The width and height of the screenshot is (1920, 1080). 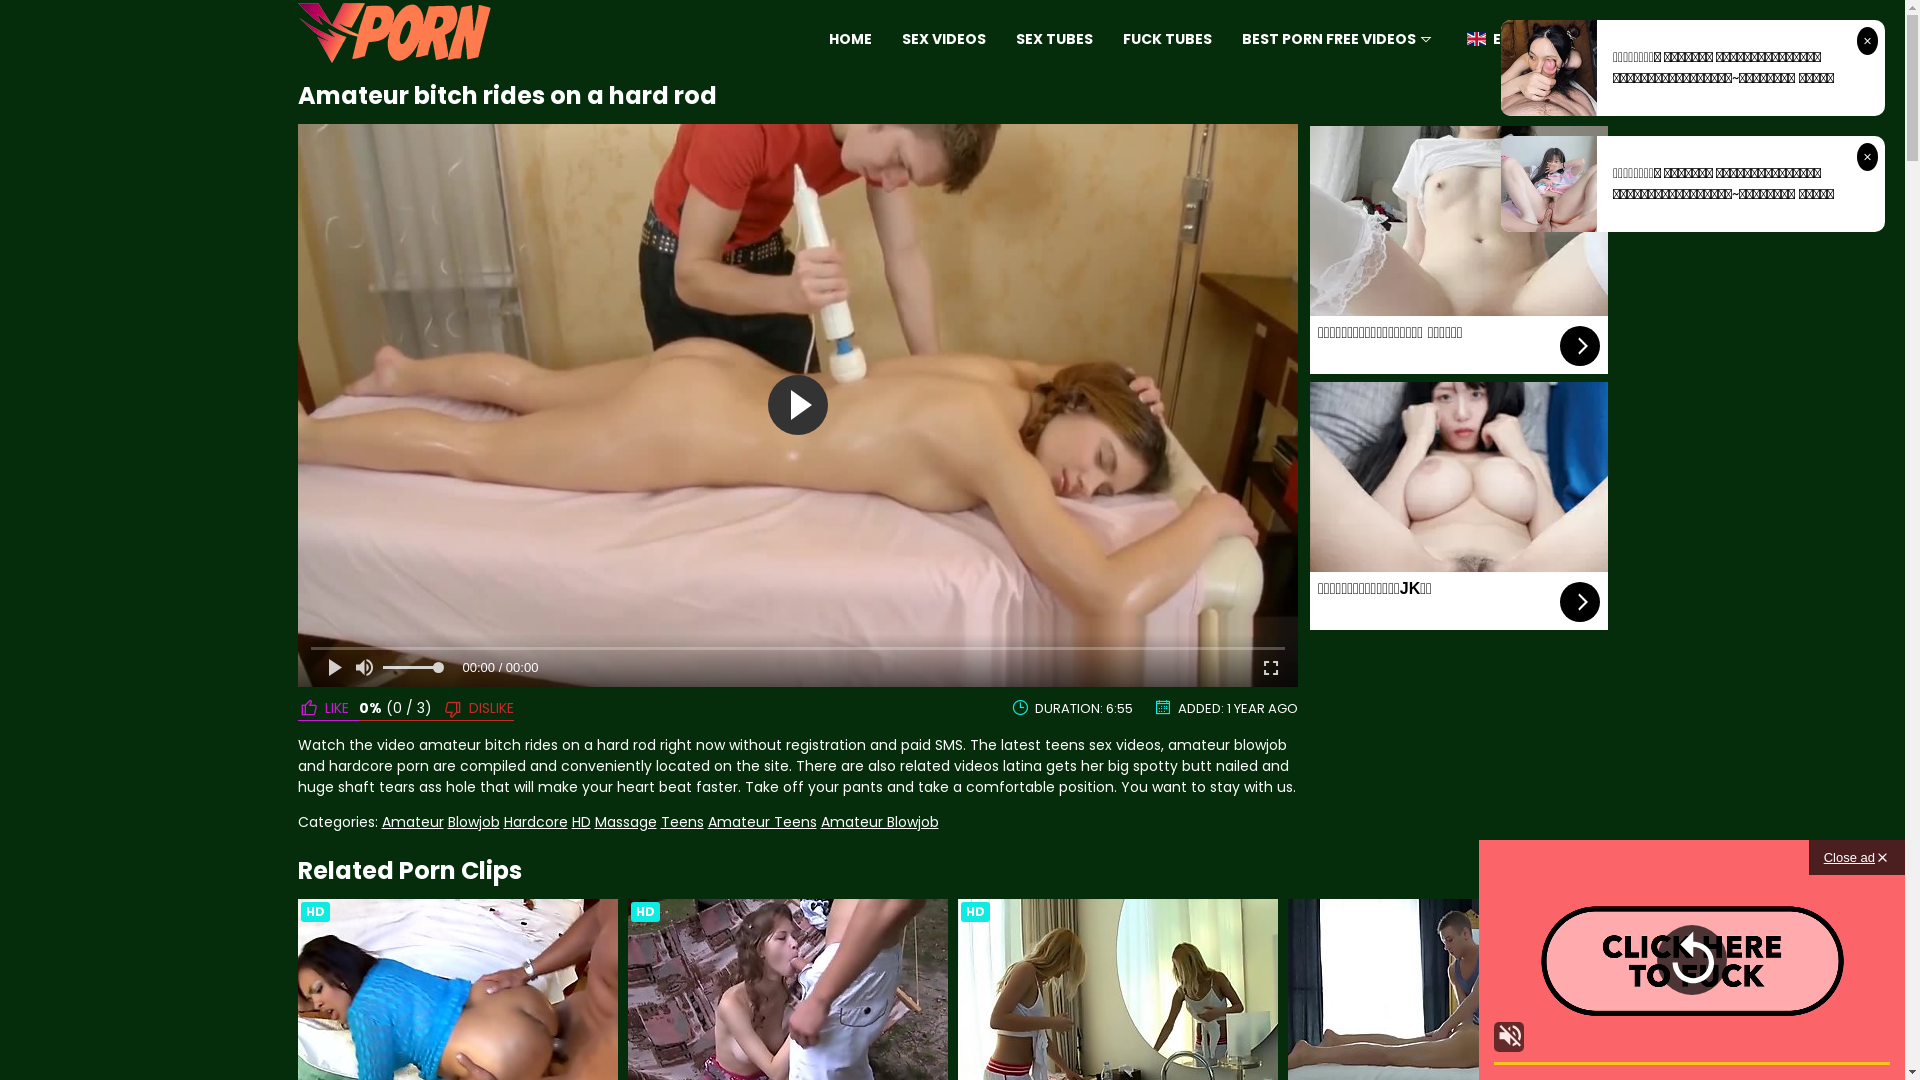 I want to click on 'FUCK TUBES', so click(x=1167, y=38).